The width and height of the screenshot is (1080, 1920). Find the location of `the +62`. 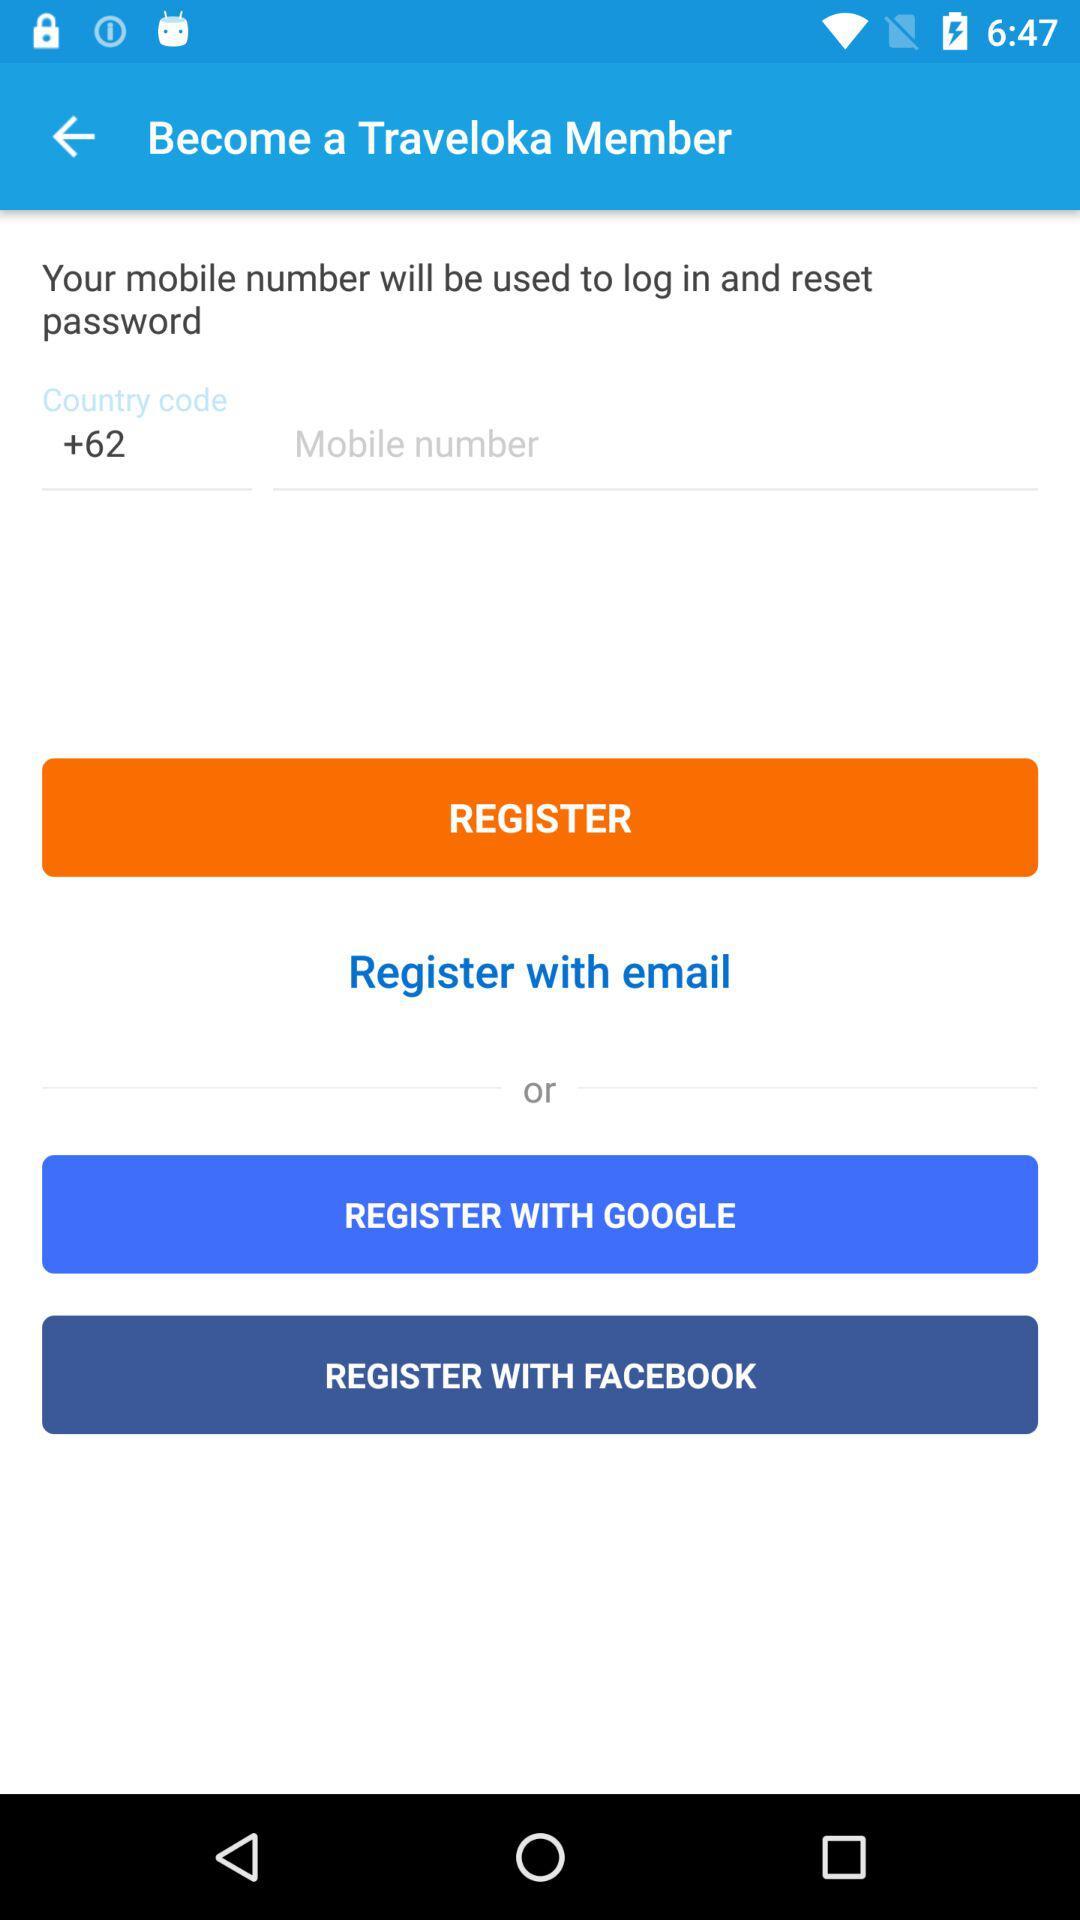

the +62 is located at coordinates (145, 454).